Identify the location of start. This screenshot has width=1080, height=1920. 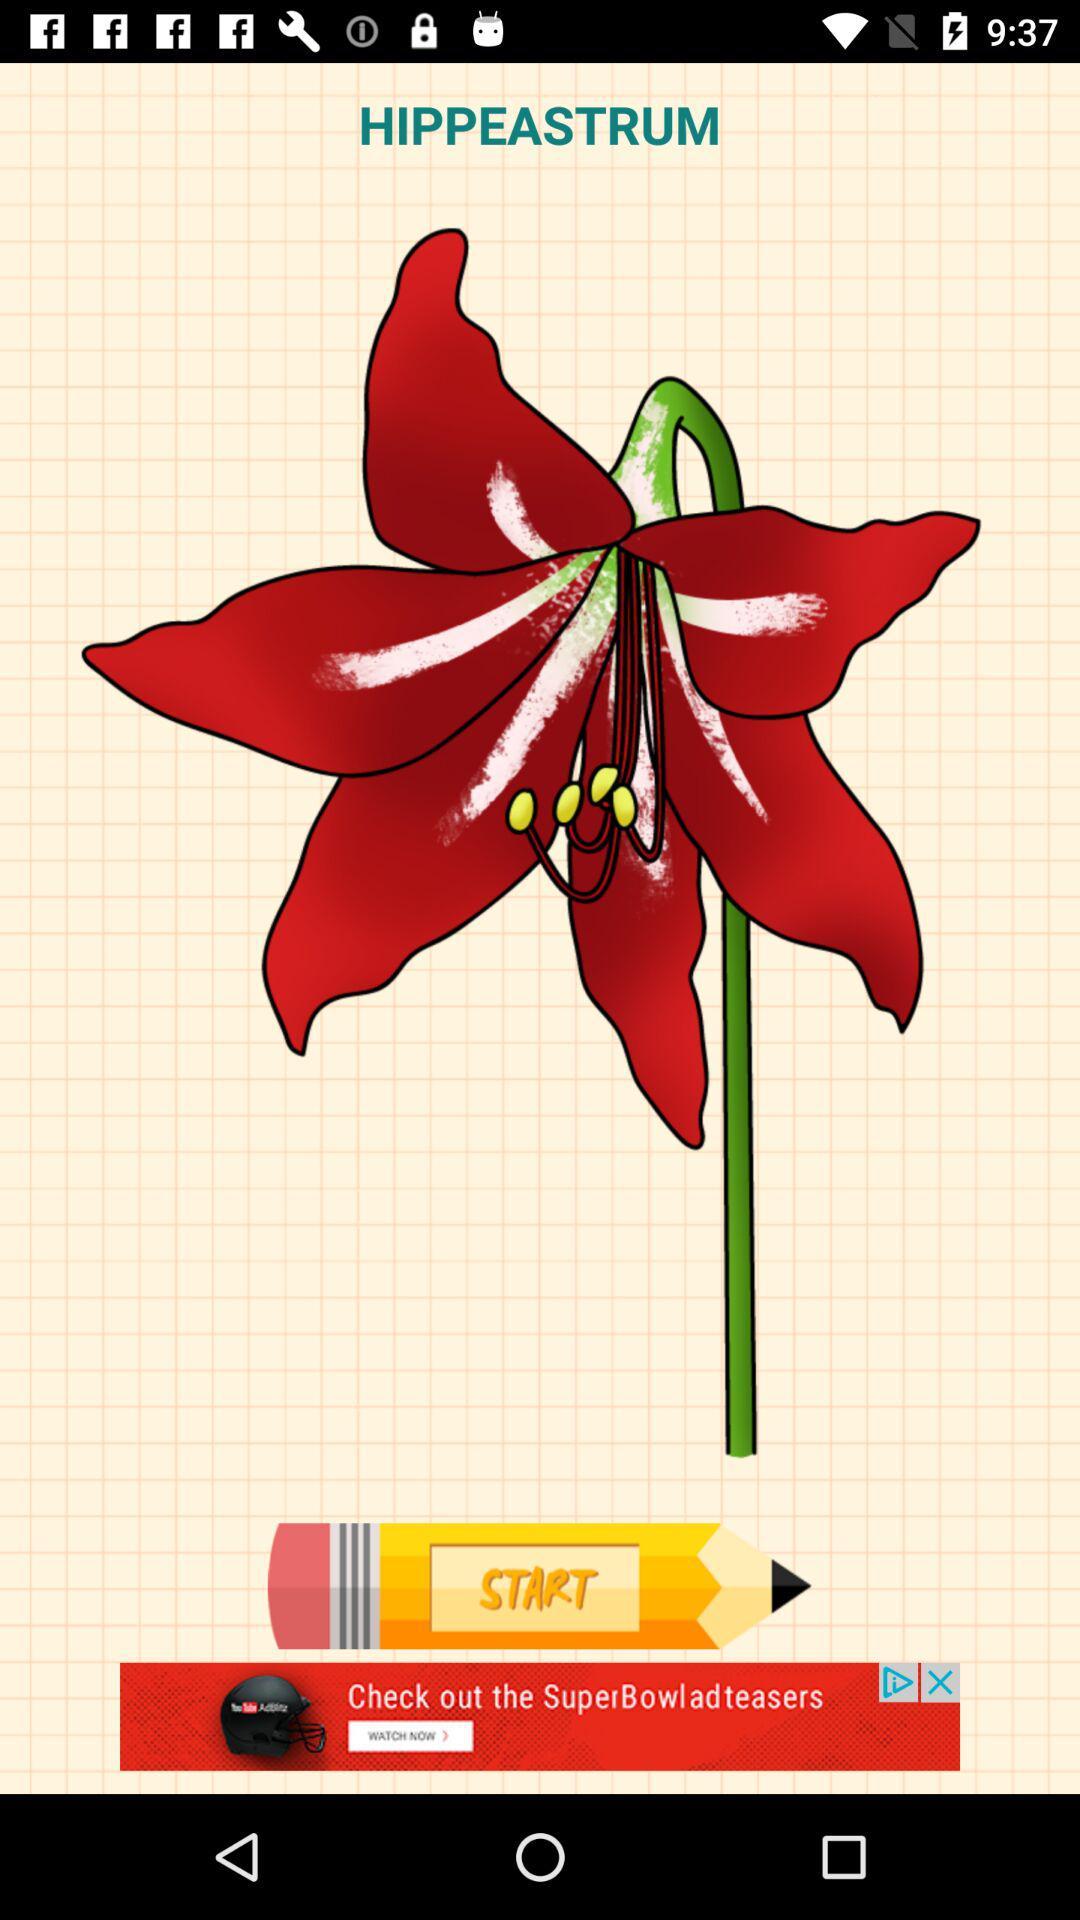
(538, 1585).